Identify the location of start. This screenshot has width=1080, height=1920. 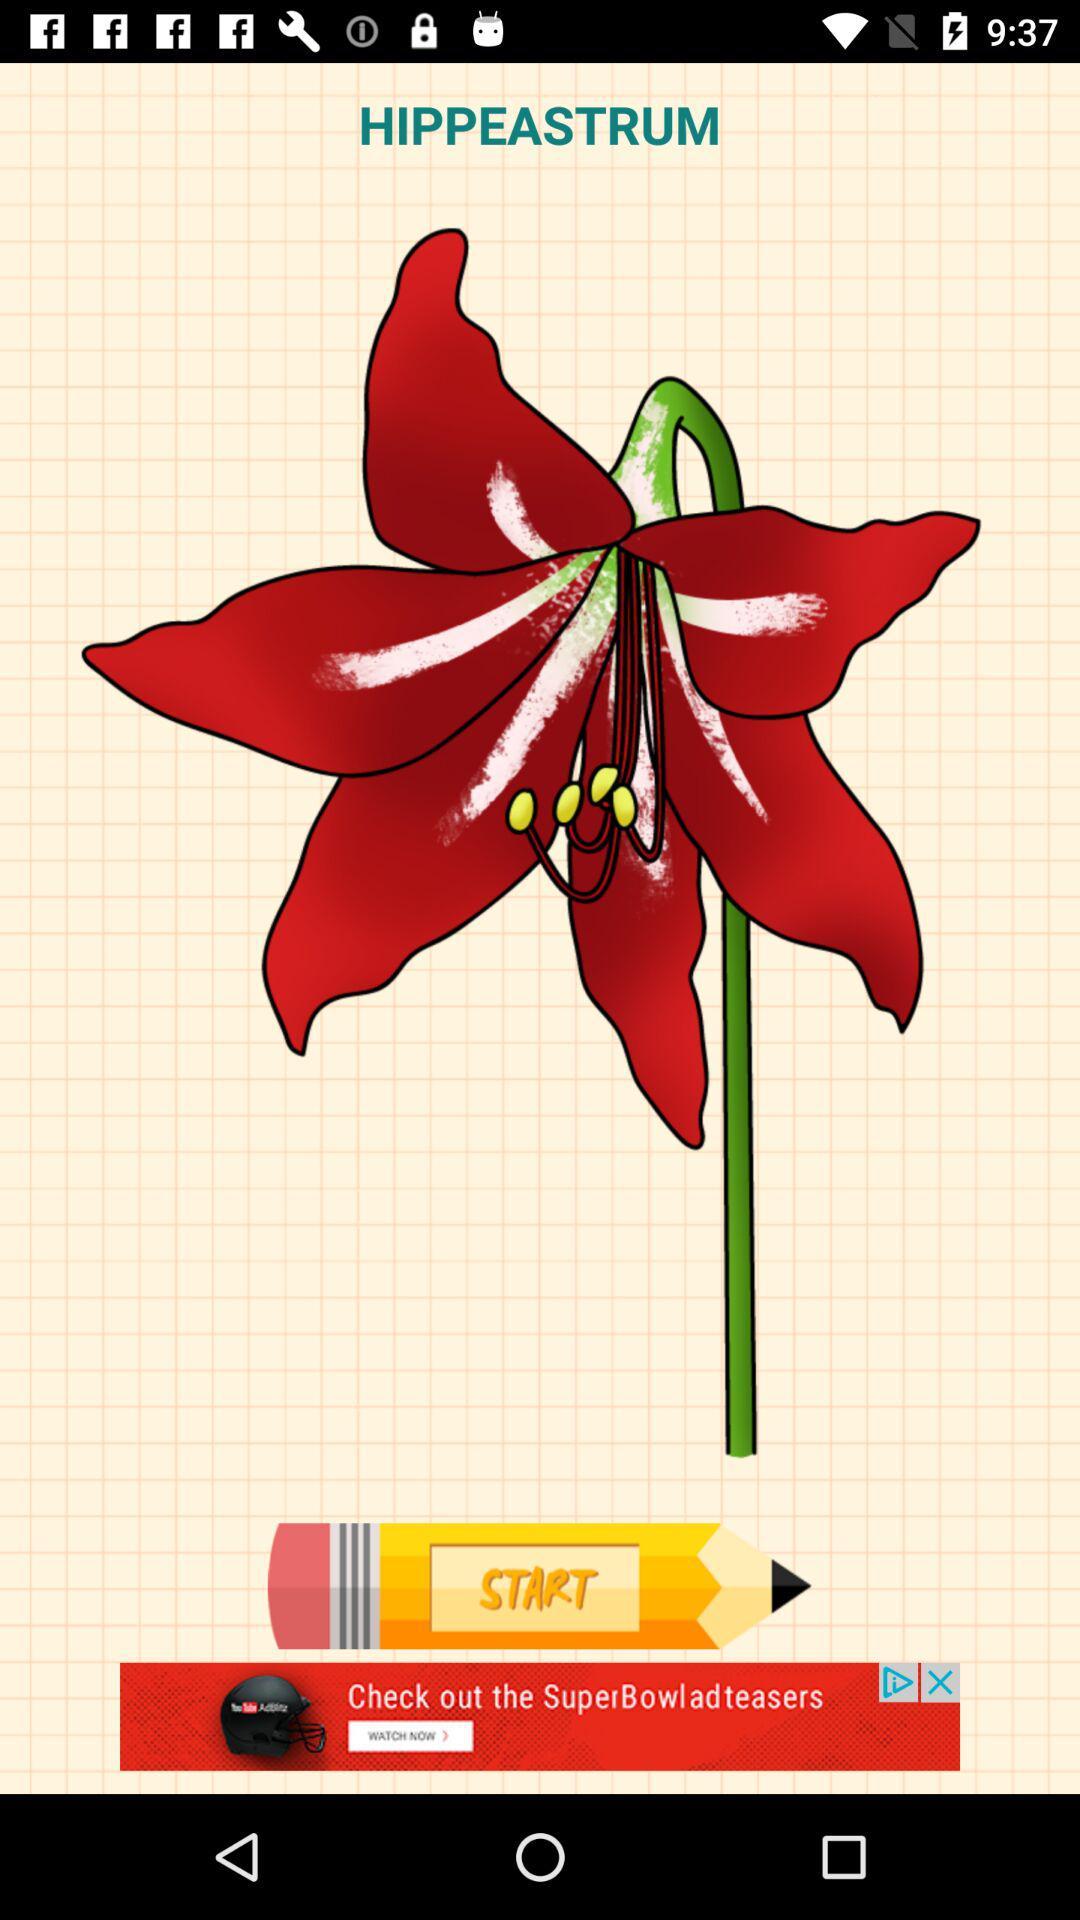
(538, 1585).